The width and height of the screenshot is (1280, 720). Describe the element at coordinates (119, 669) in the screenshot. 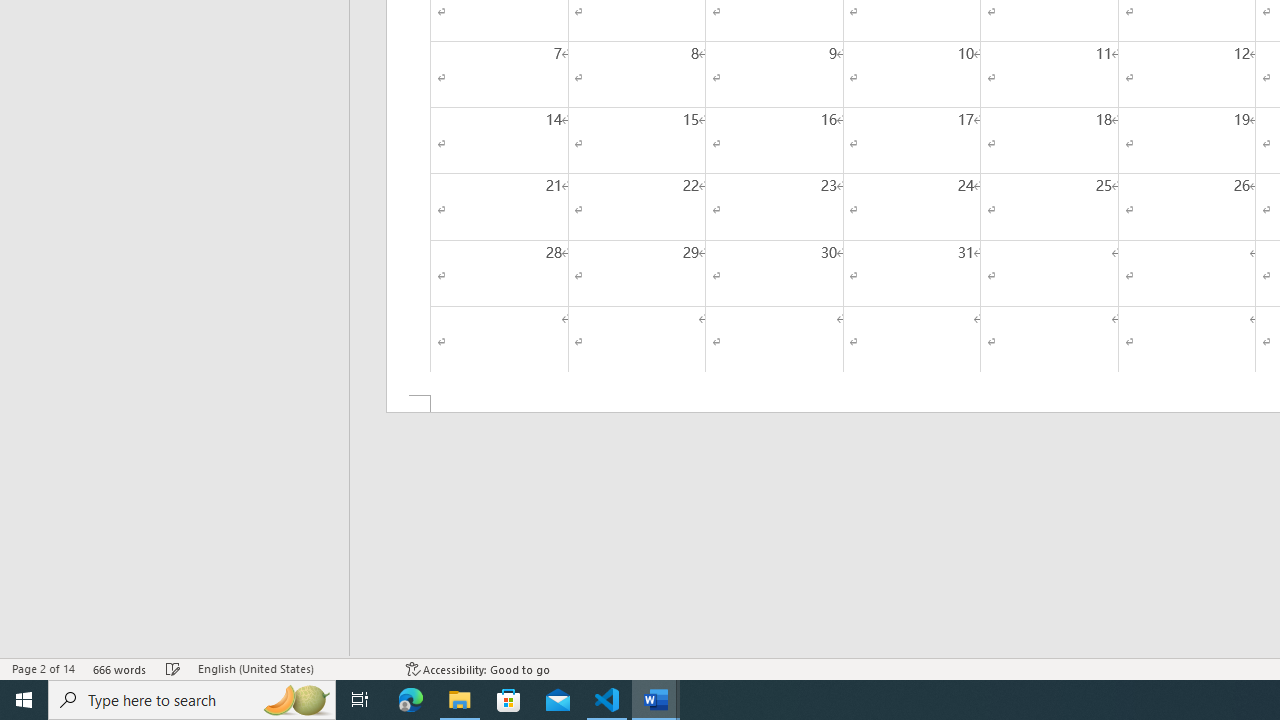

I see `'Word Count 666 words'` at that location.